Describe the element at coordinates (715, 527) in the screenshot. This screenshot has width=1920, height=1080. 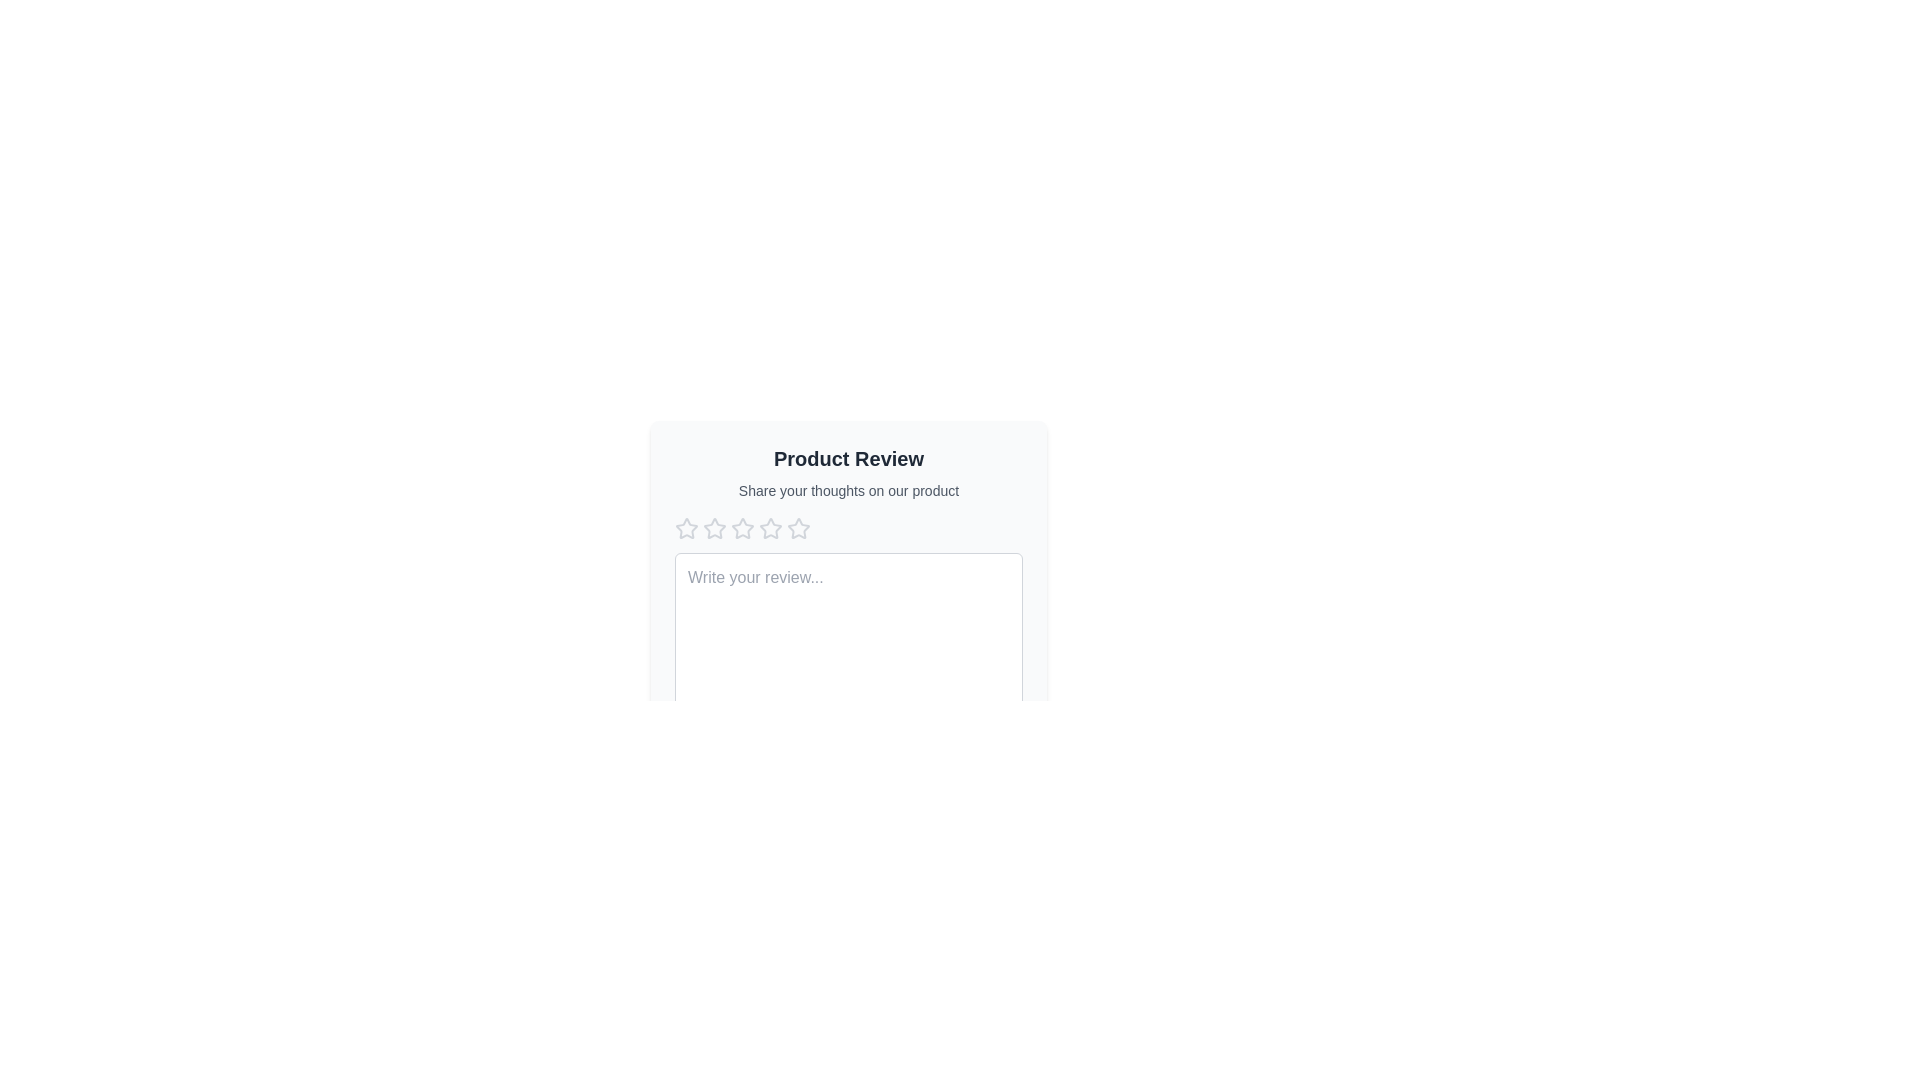
I see `the first outlined gray star icon in the rating system located below the 'Share your thoughts on our product' heading` at that location.